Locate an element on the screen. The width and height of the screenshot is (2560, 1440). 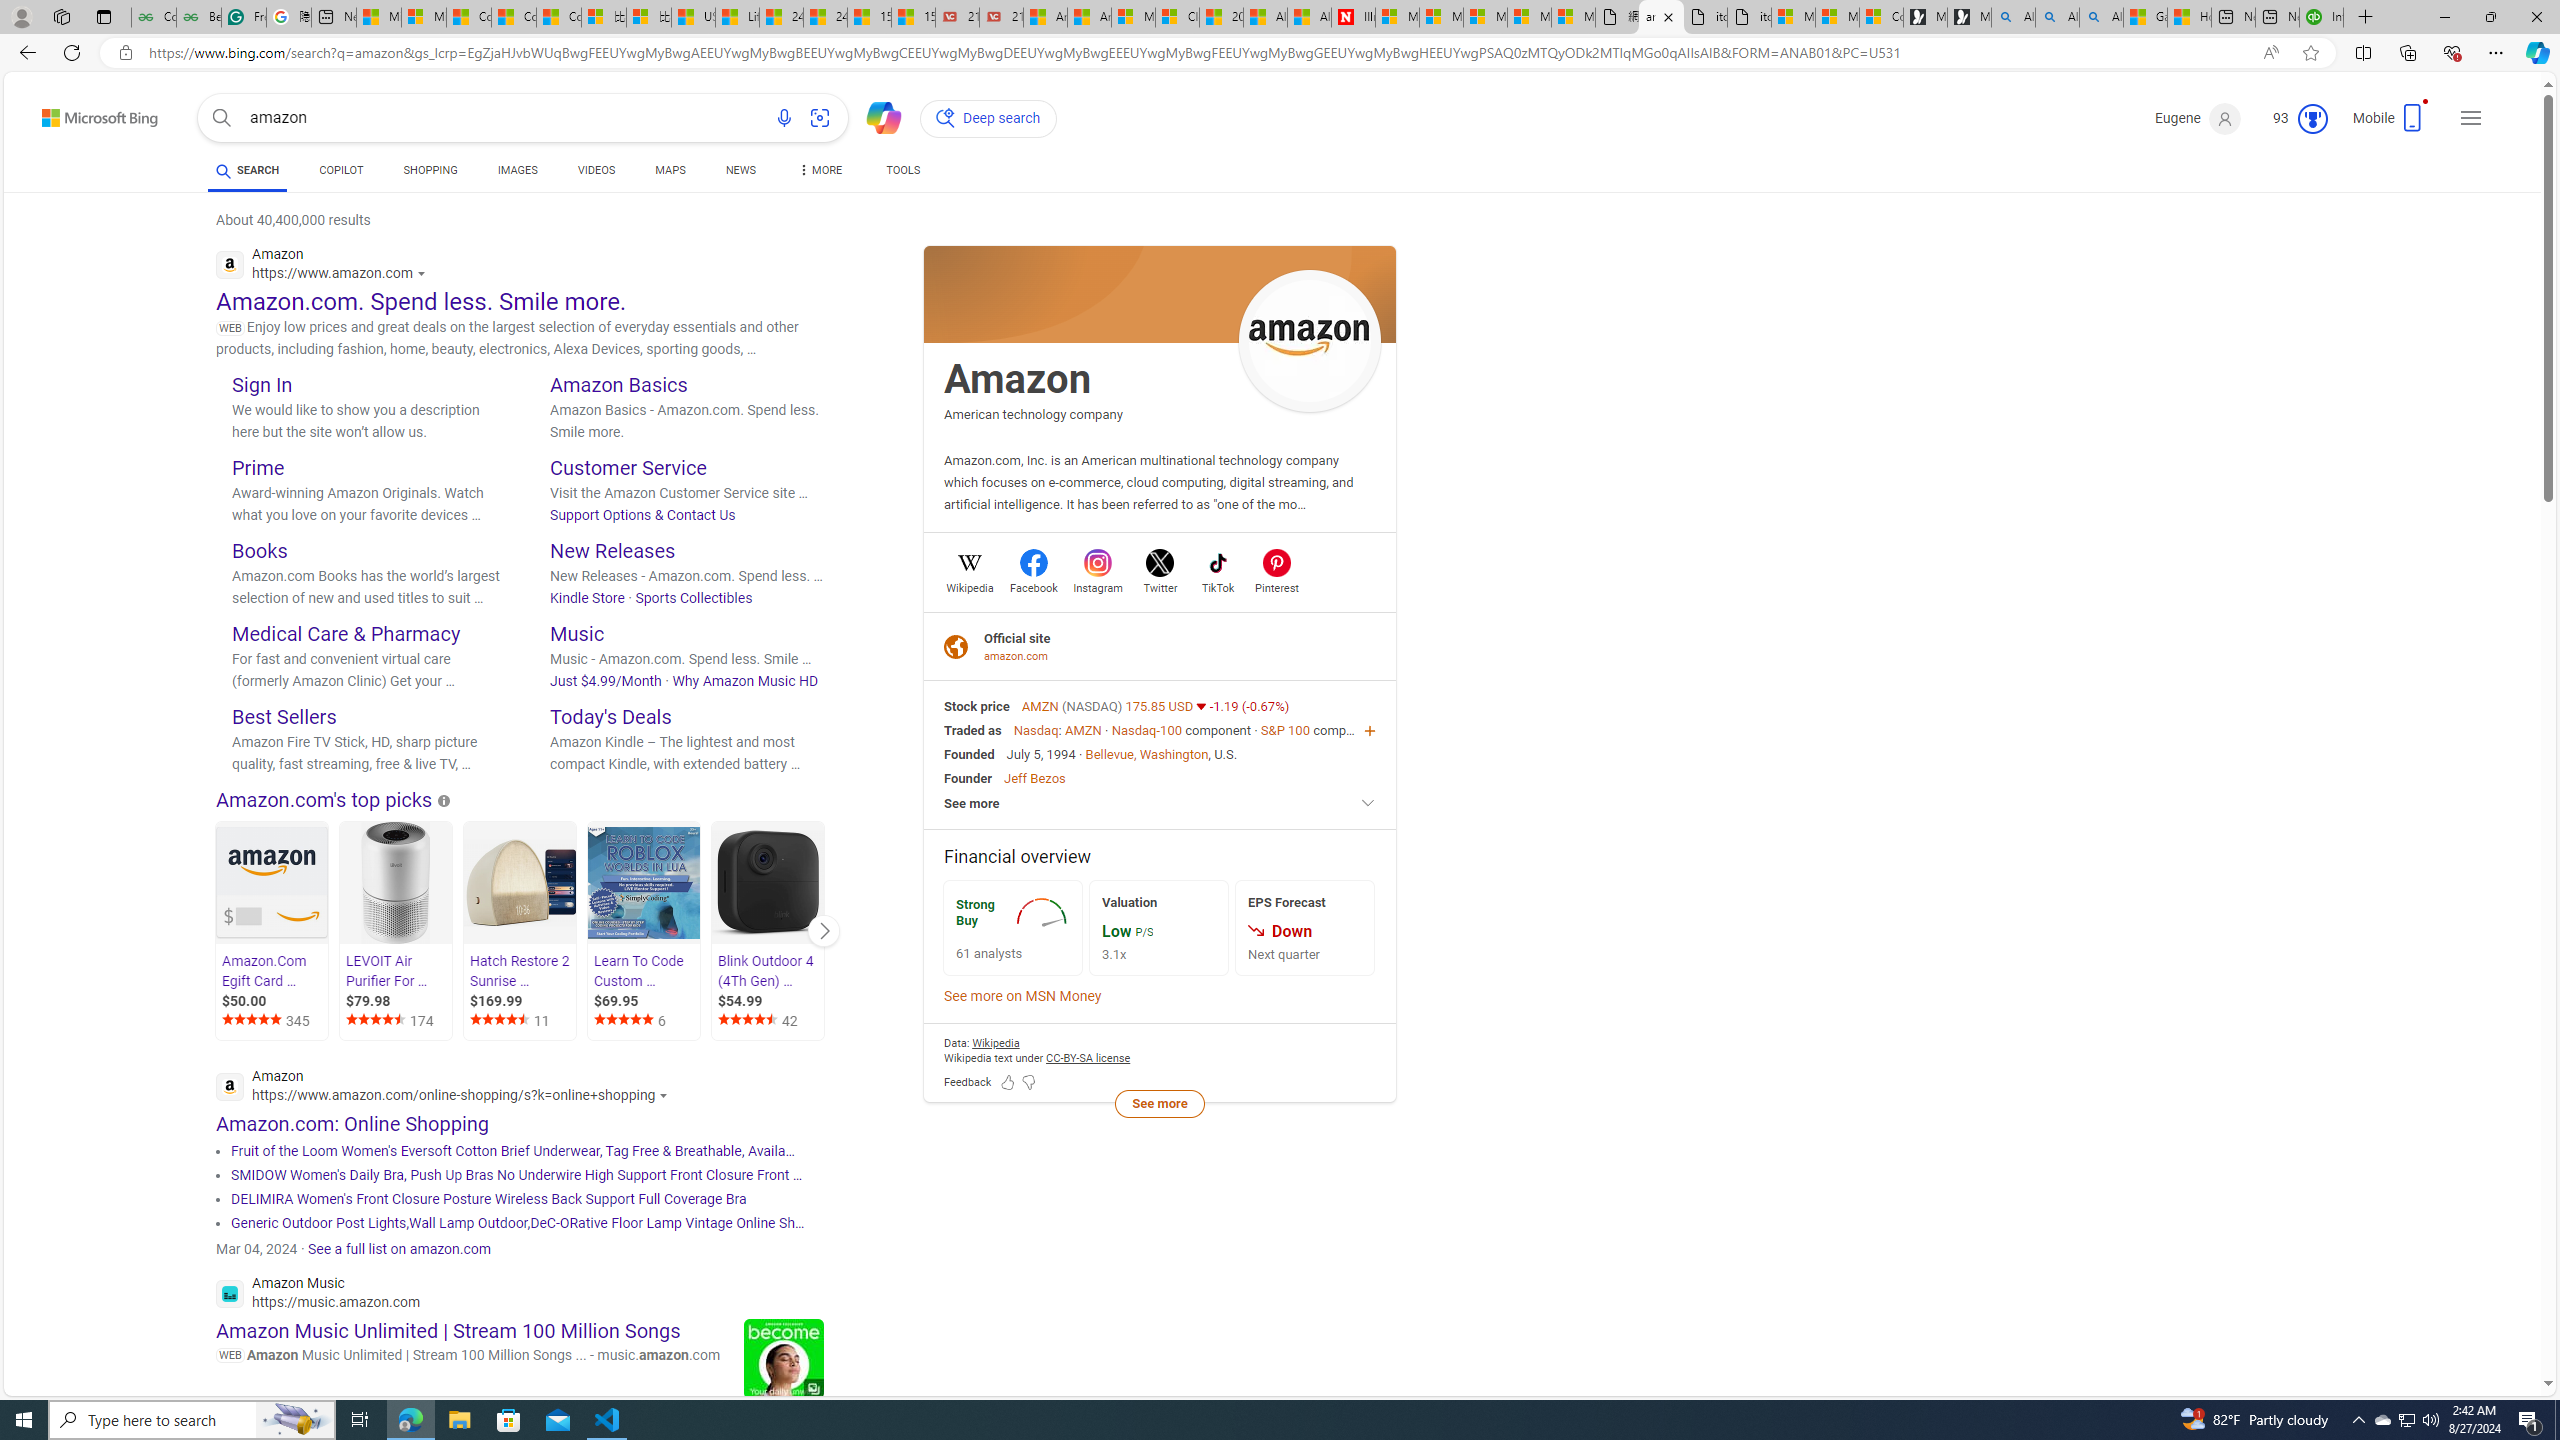
'Global web icon' is located at coordinates (229, 1292).